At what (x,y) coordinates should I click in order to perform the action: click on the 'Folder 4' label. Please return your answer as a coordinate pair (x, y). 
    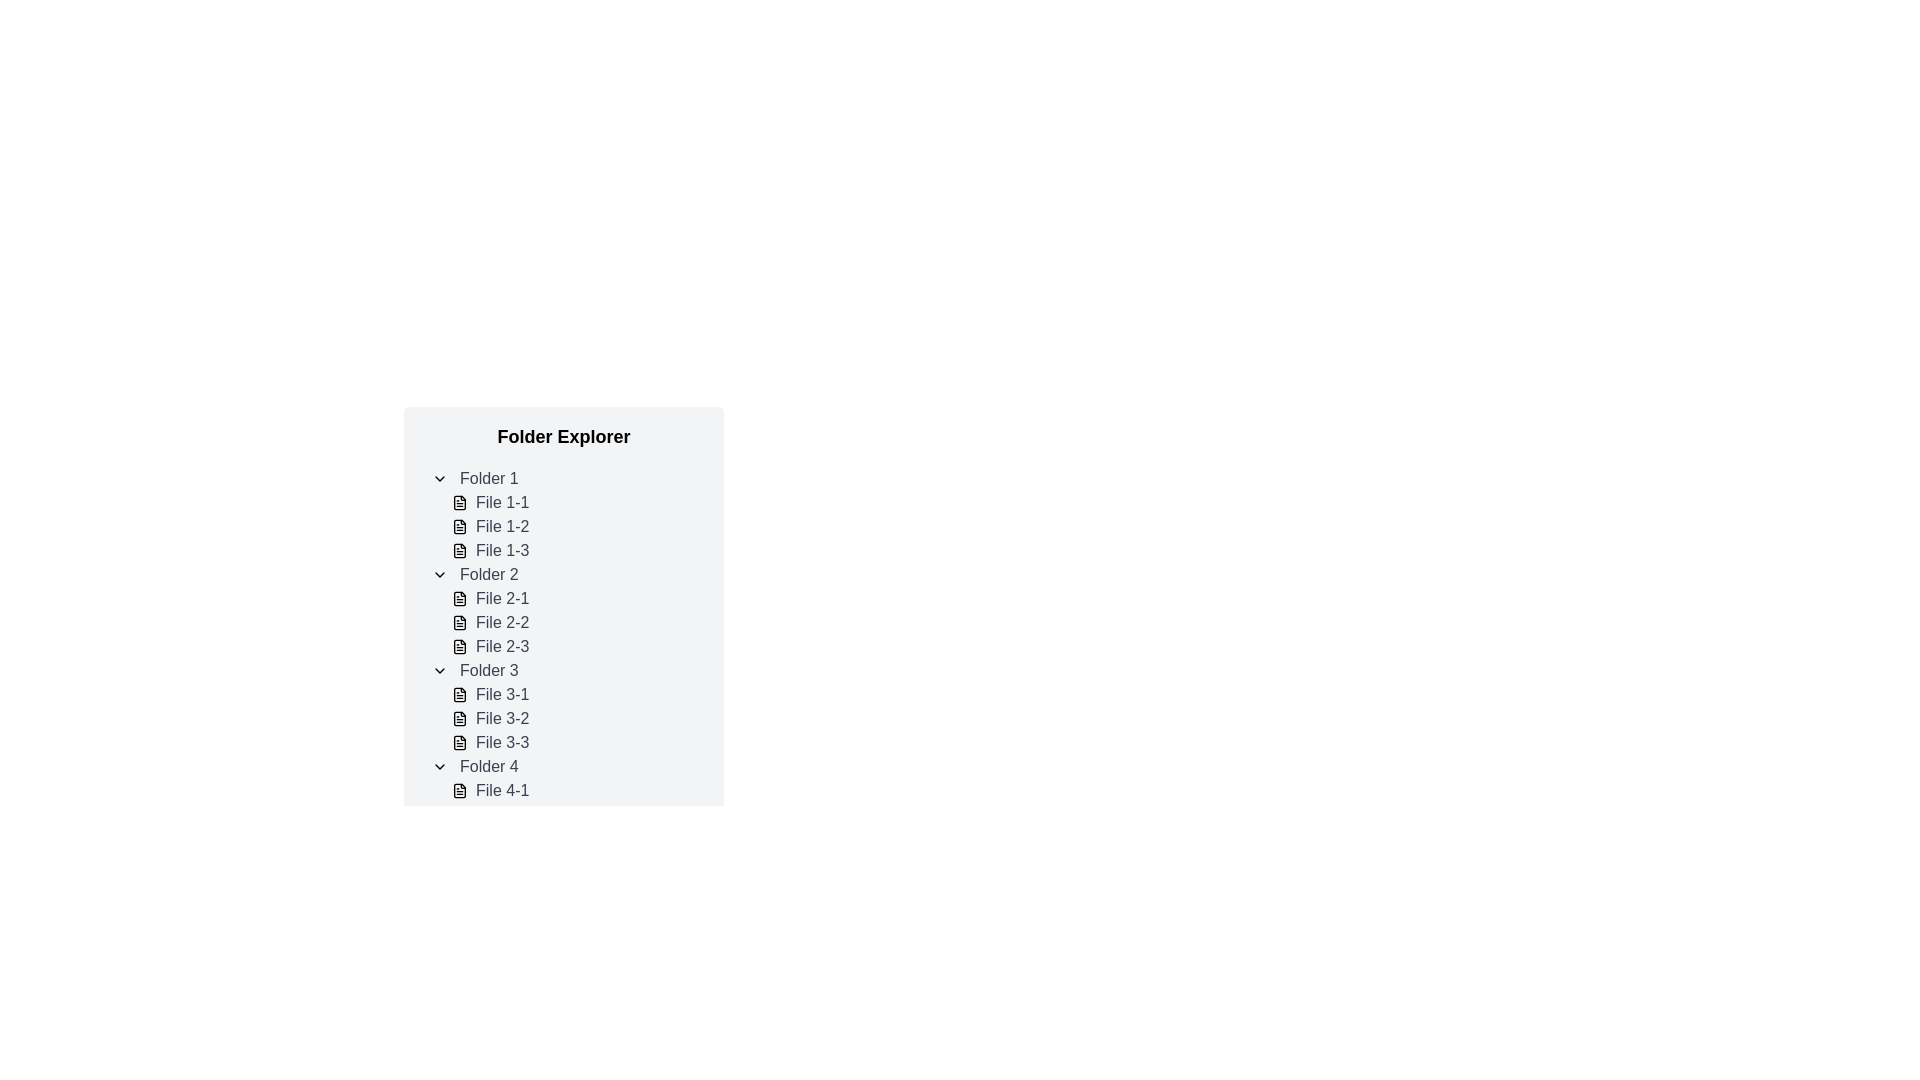
    Looking at the image, I should click on (489, 766).